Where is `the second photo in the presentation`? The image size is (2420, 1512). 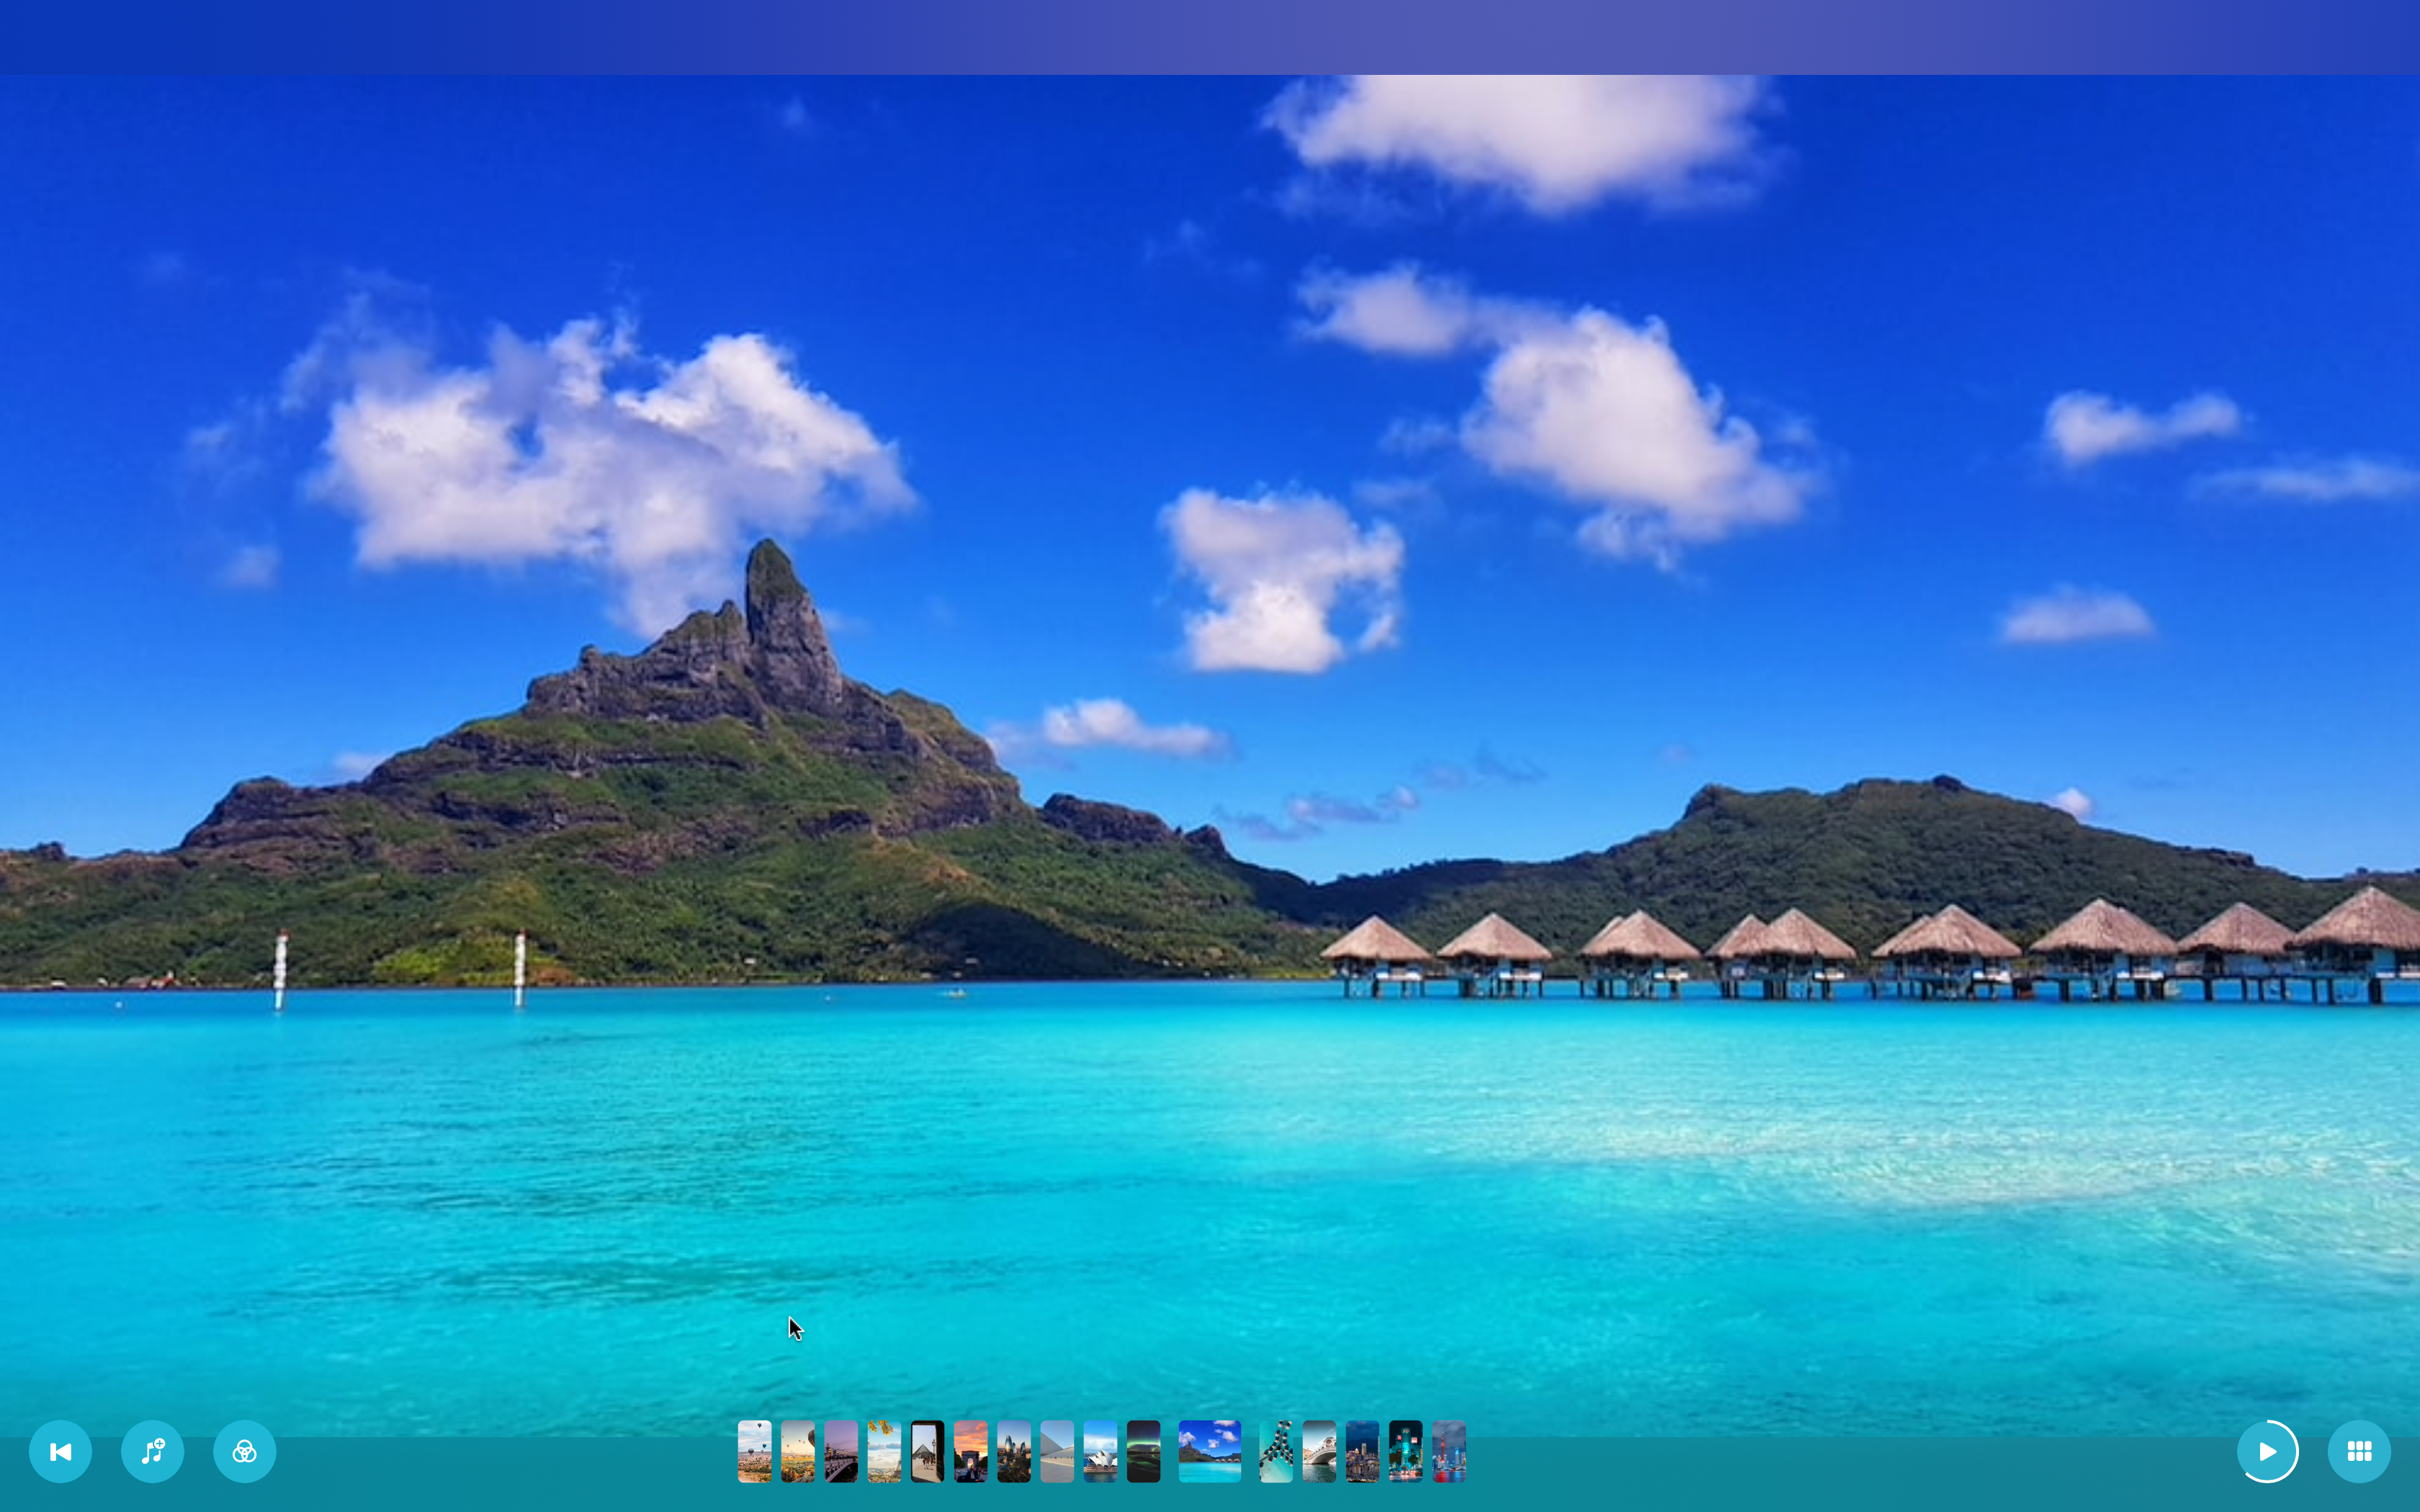 the second photo in the presentation is located at coordinates (797, 1449).